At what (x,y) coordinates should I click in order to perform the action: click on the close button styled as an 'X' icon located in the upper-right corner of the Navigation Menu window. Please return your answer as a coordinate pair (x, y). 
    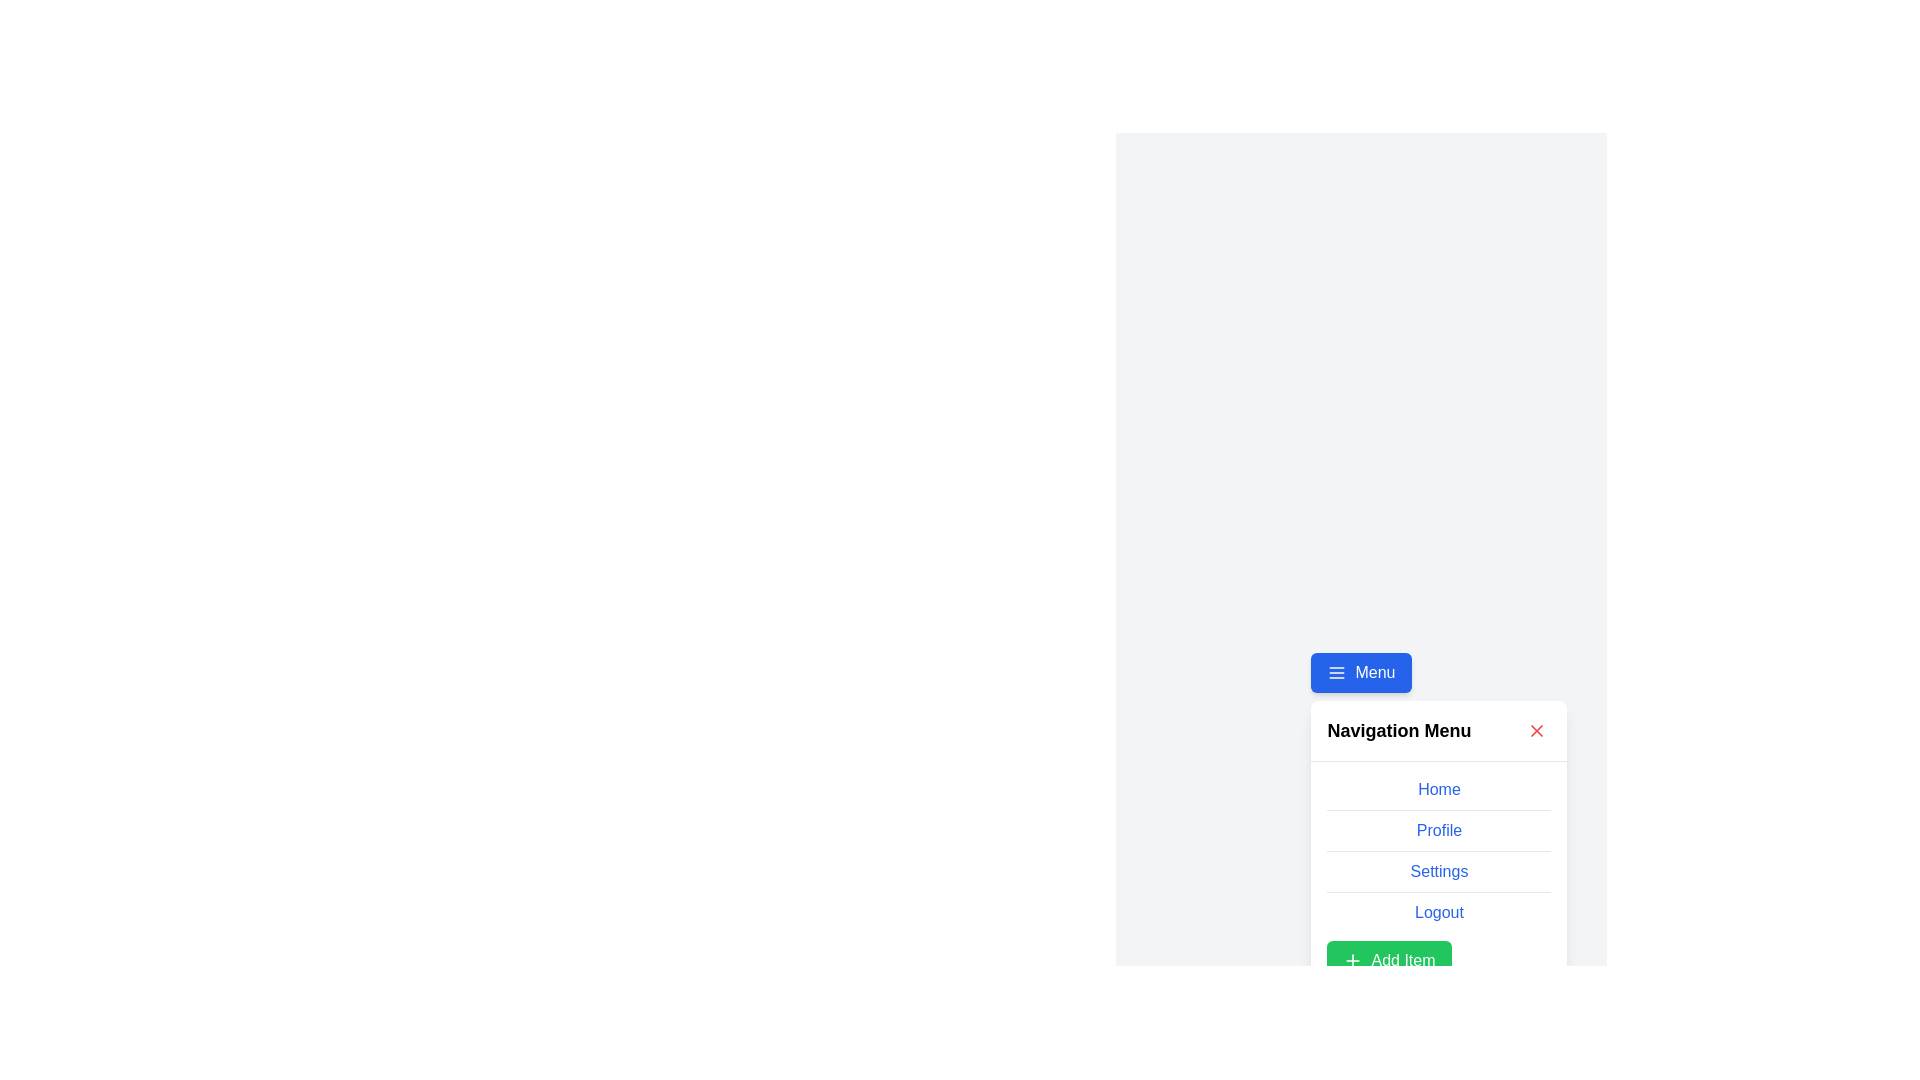
    Looking at the image, I should click on (1536, 731).